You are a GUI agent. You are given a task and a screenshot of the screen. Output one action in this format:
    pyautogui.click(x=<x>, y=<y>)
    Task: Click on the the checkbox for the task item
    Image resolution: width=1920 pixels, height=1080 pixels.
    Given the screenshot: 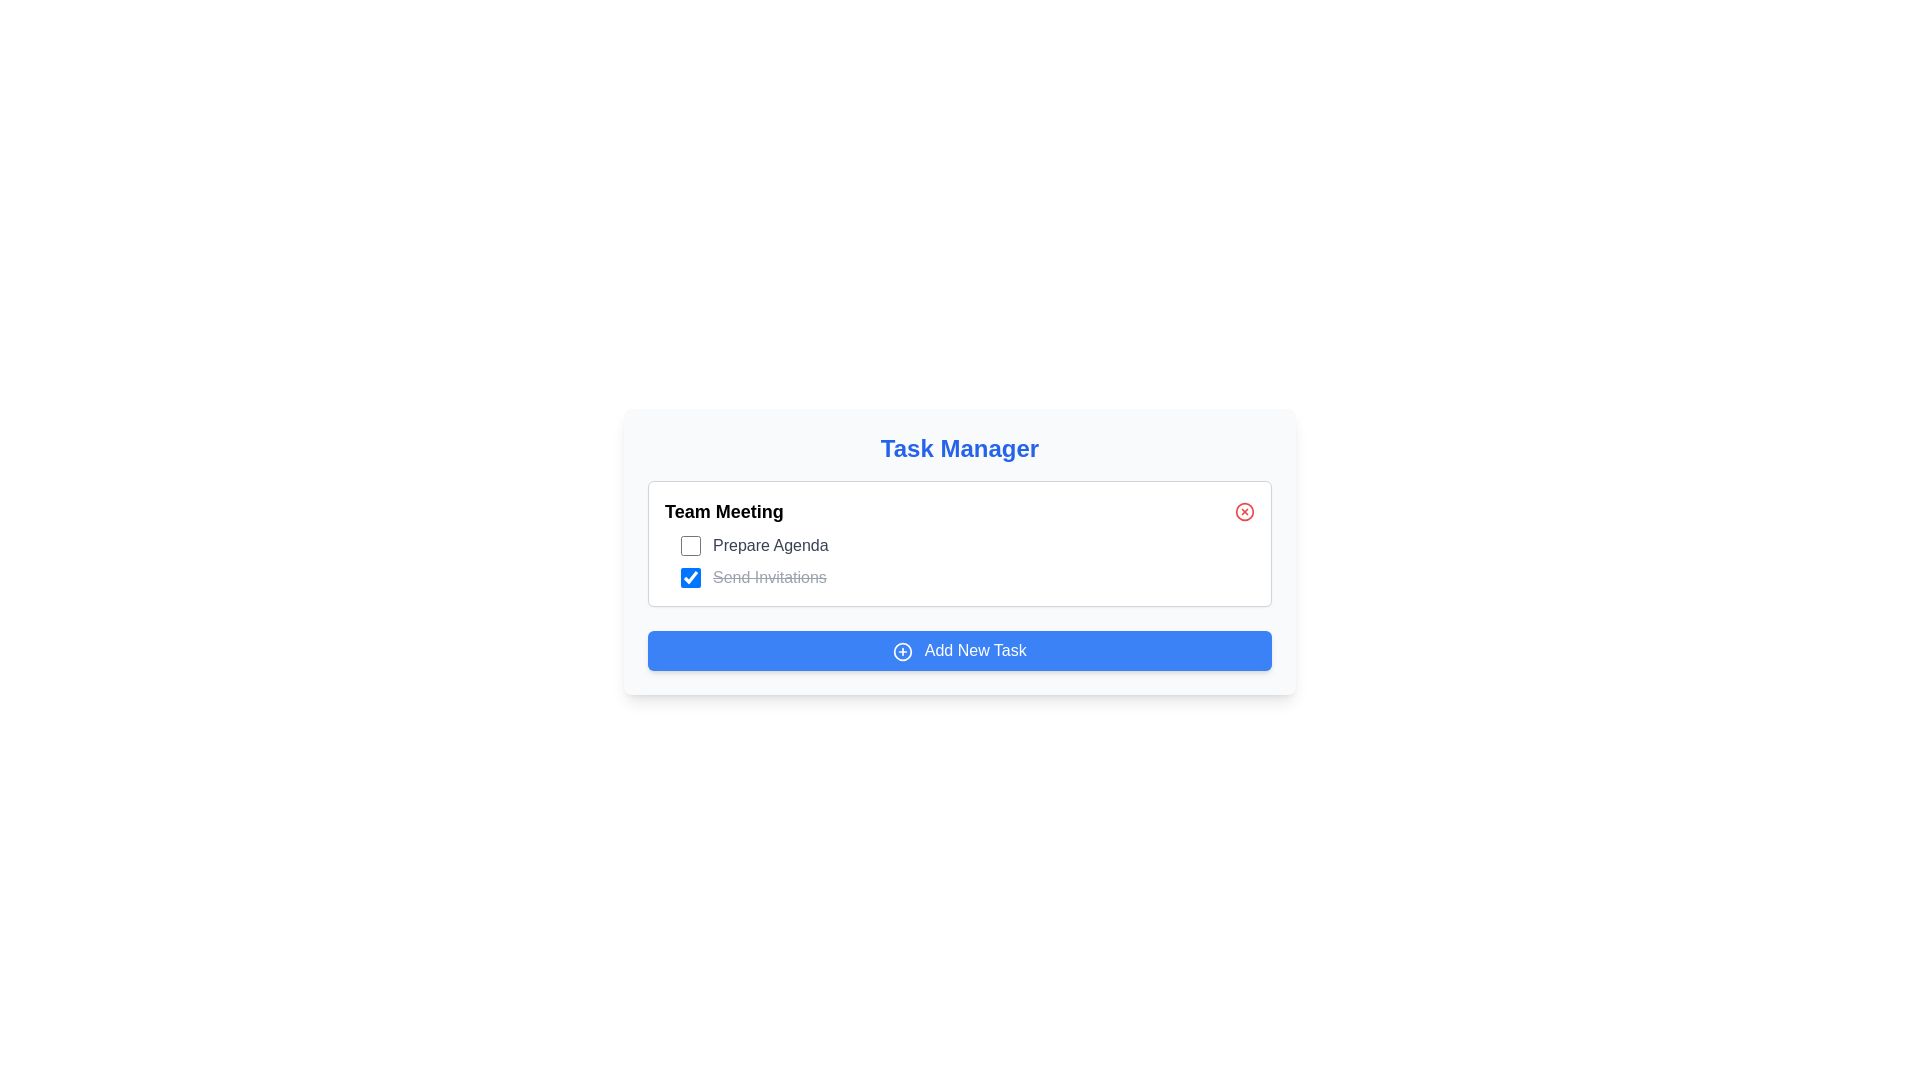 What is the action you would take?
    pyautogui.click(x=968, y=546)
    